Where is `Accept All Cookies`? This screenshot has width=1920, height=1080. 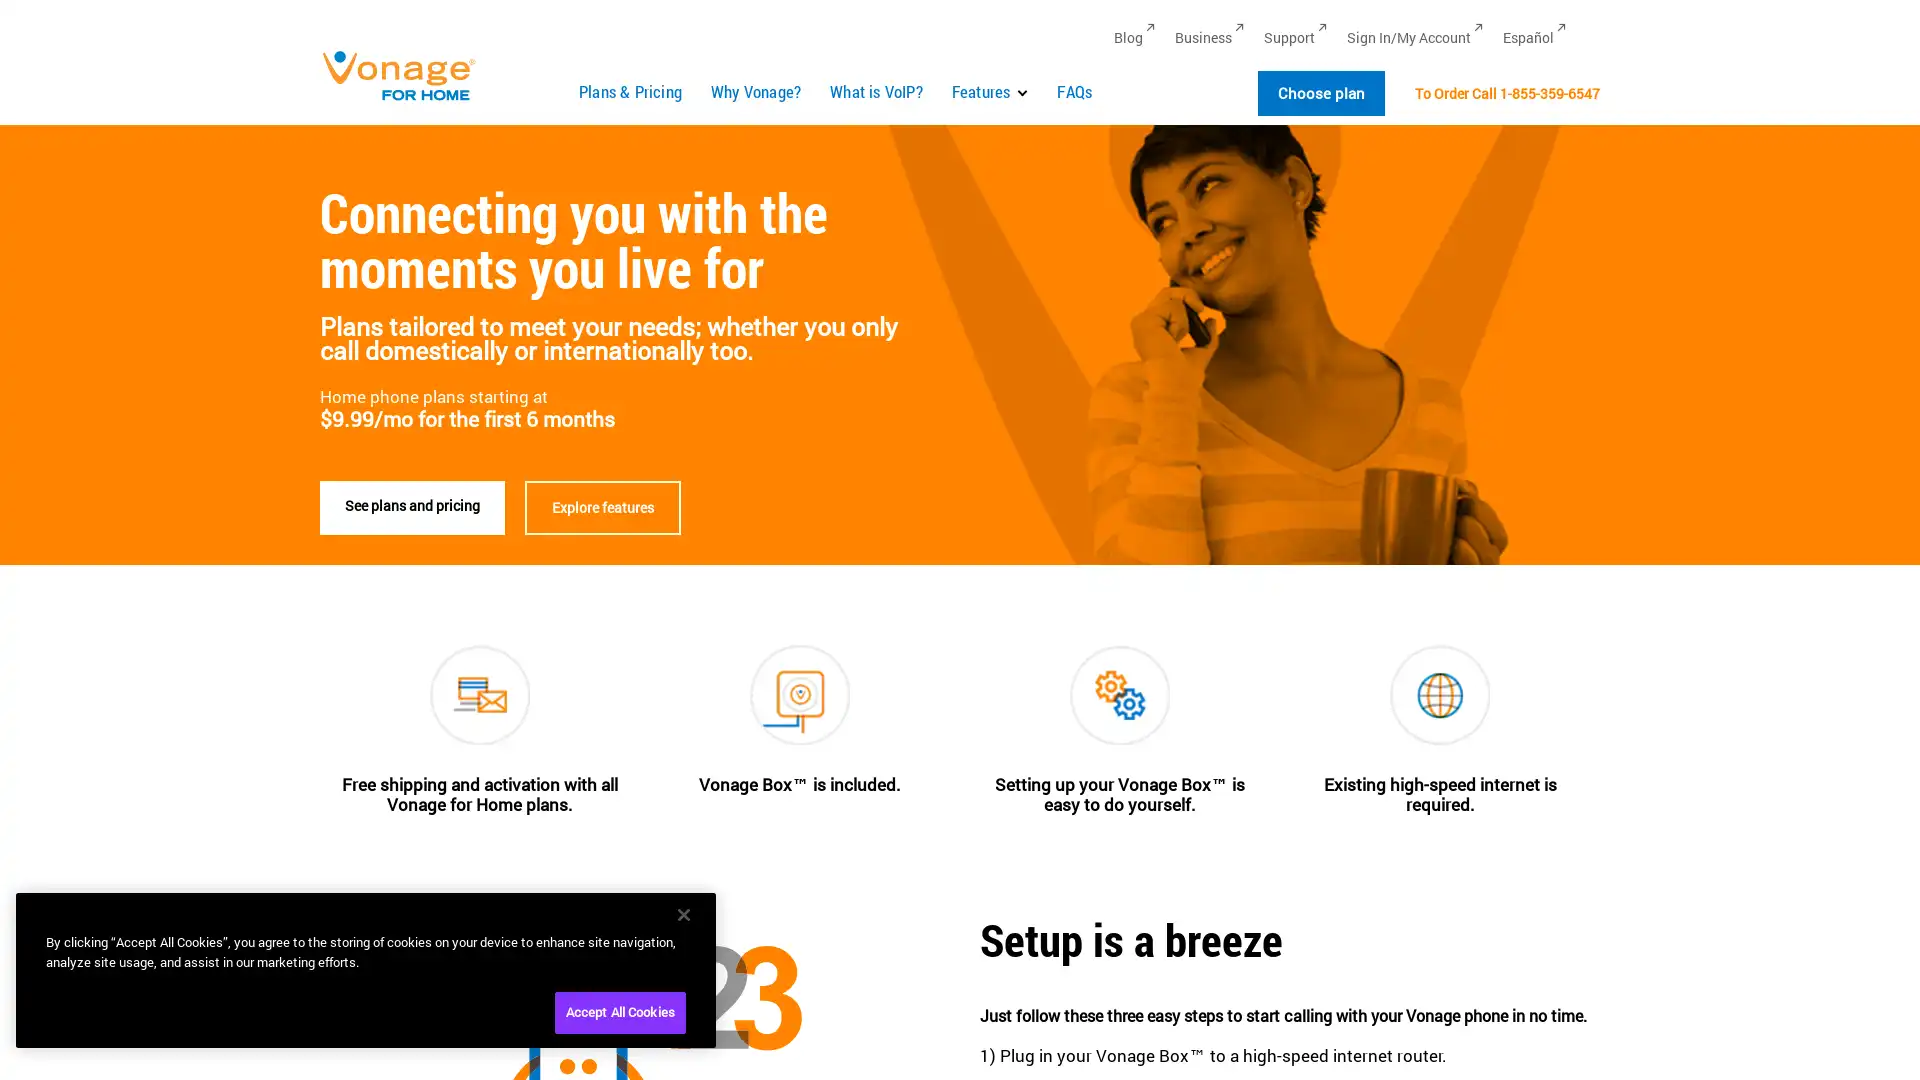 Accept All Cookies is located at coordinates (618, 1013).